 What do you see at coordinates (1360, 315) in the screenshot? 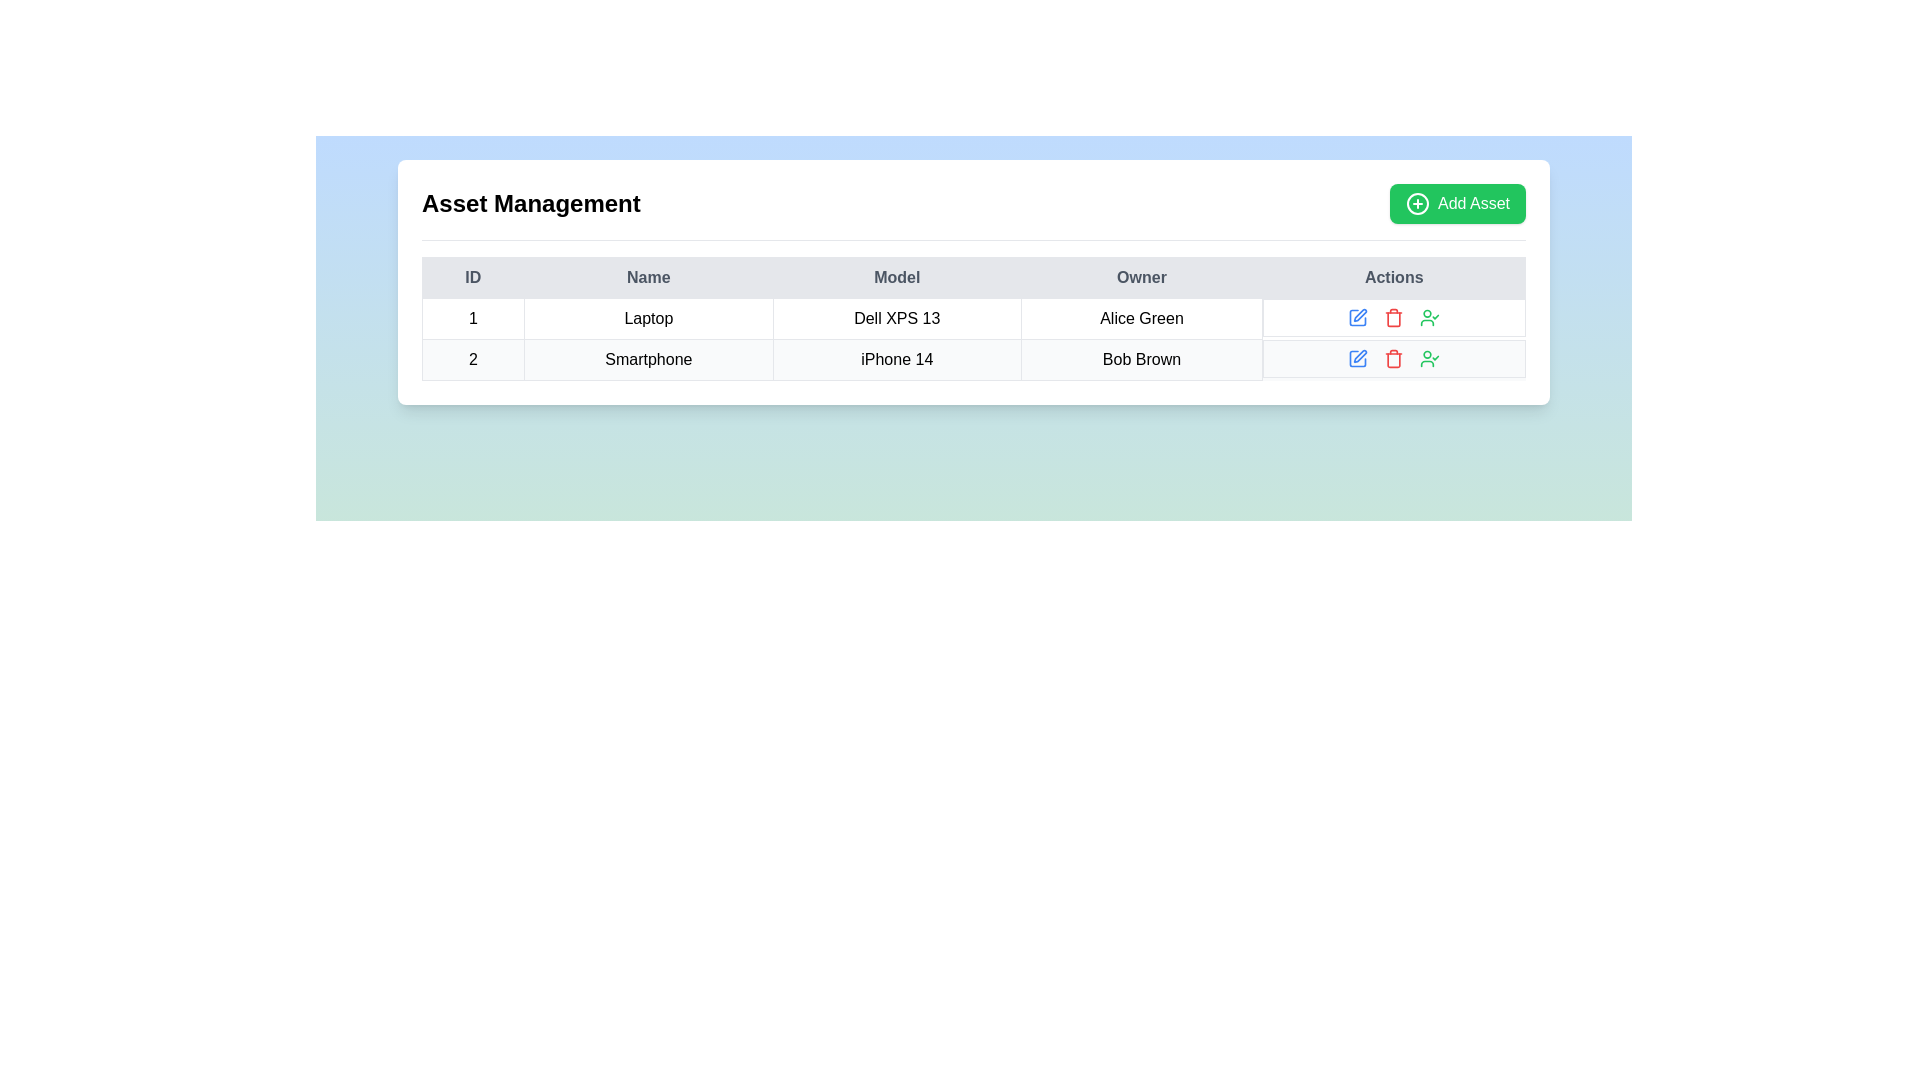
I see `the SVG icon representing the editing action located in the 'Actions' column of the first row in the table` at bounding box center [1360, 315].